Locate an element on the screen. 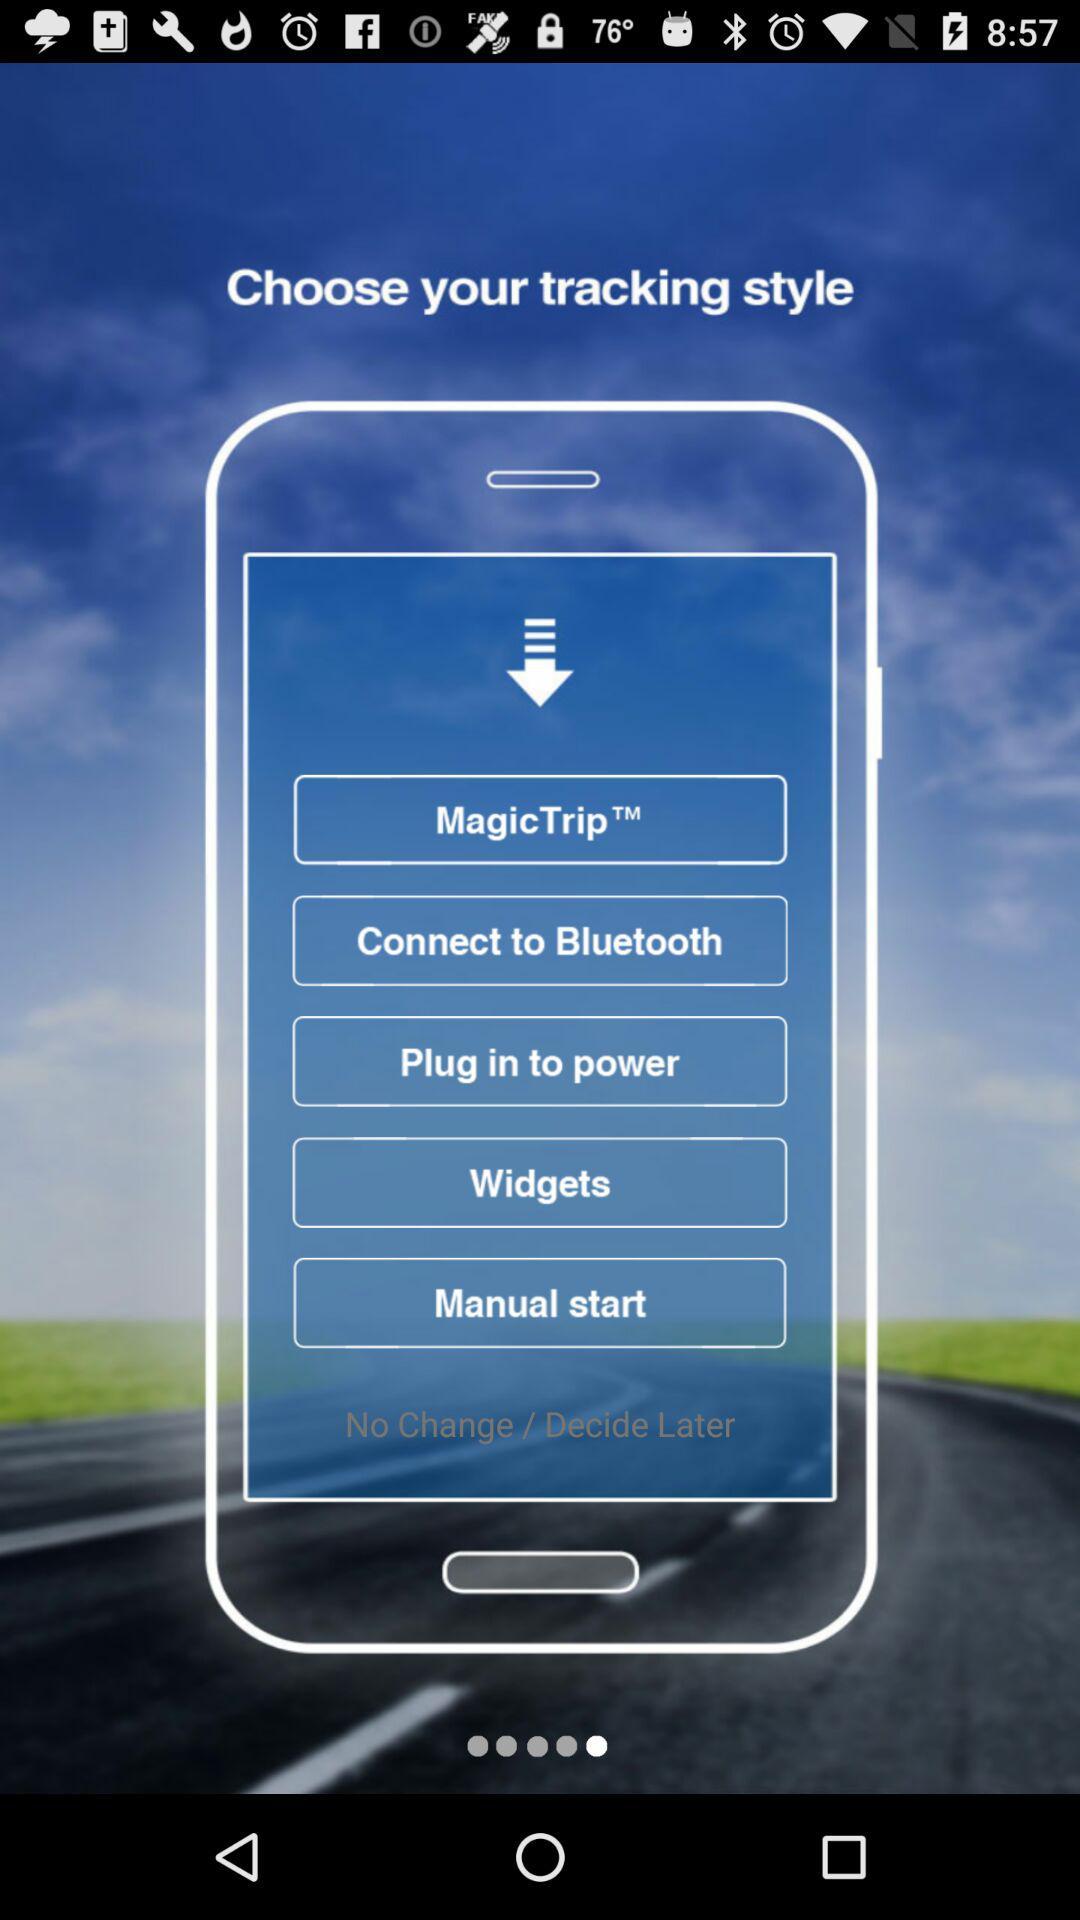  start manually is located at coordinates (540, 1303).